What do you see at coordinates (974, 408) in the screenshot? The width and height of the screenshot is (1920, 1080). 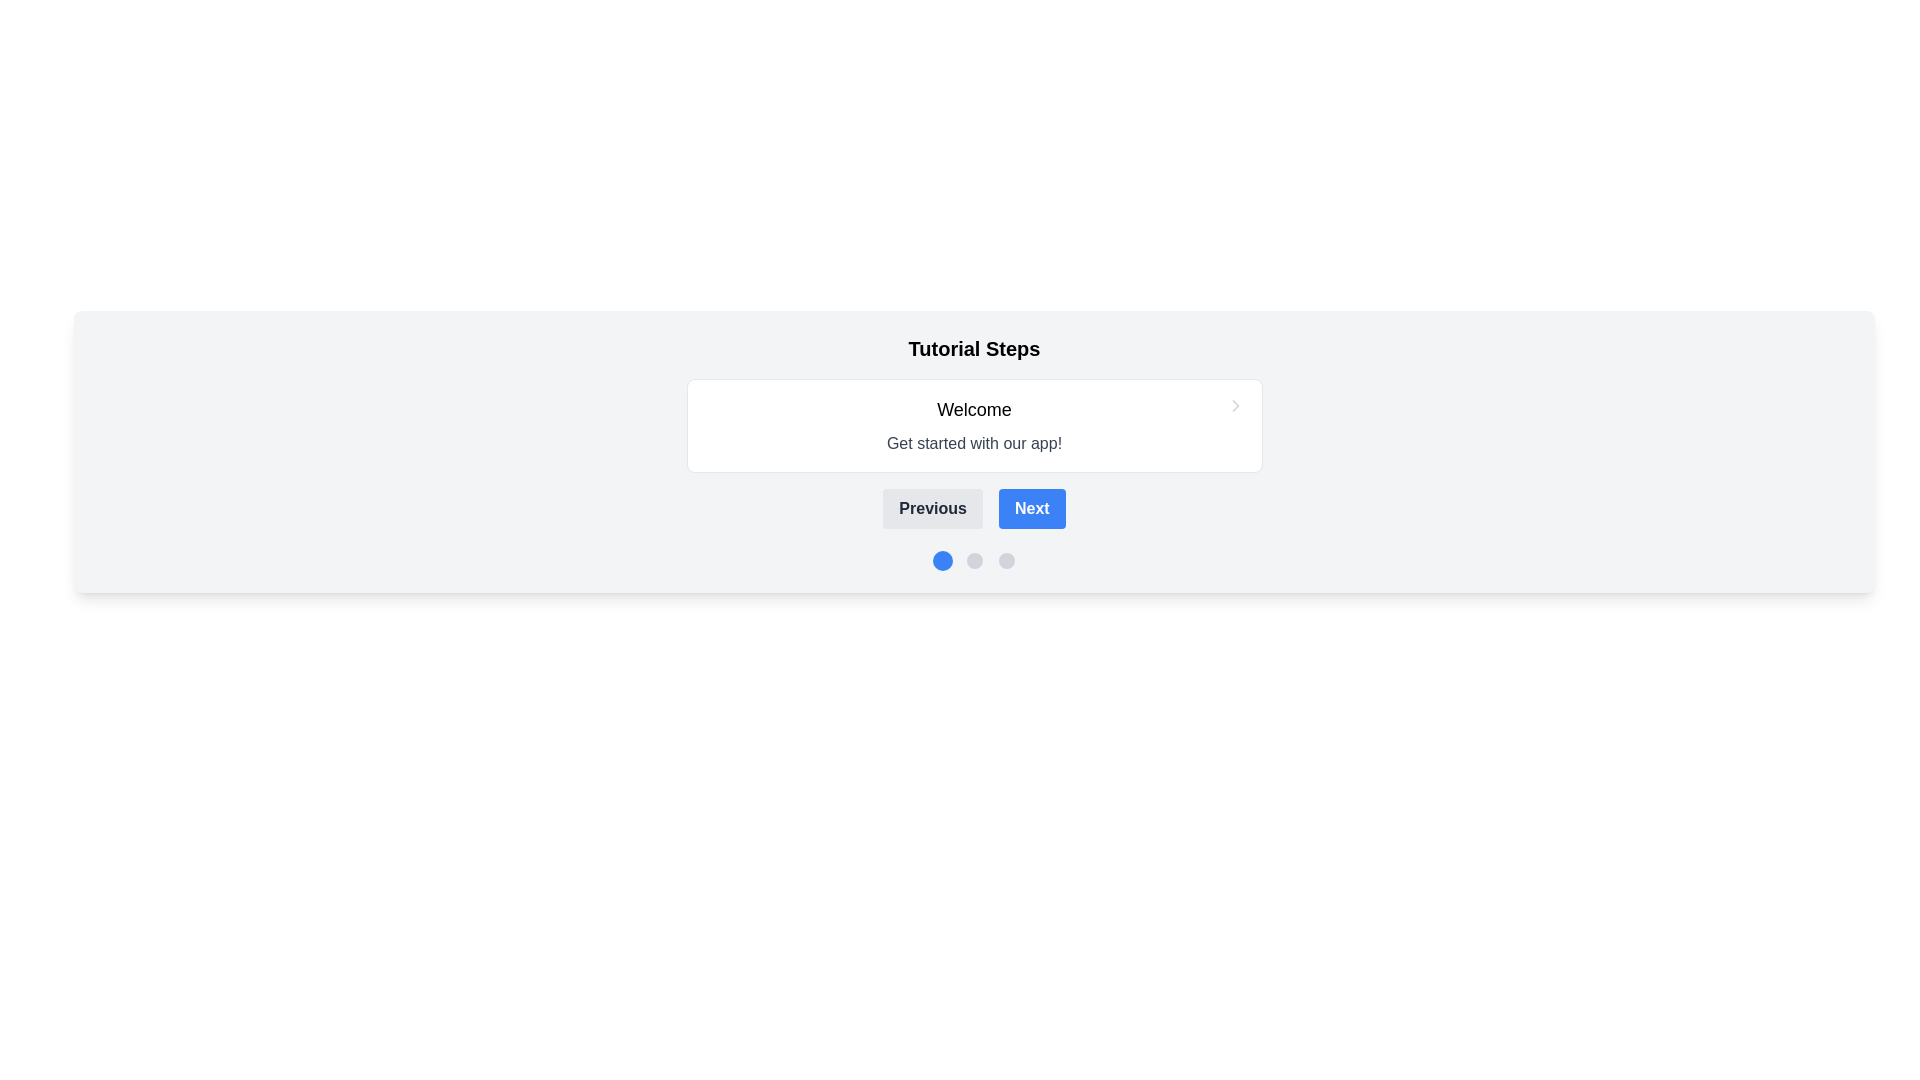 I see `the 'Welcome' text label, which is the first line of a two-line text grouping in a white, rounded rectangle card` at bounding box center [974, 408].